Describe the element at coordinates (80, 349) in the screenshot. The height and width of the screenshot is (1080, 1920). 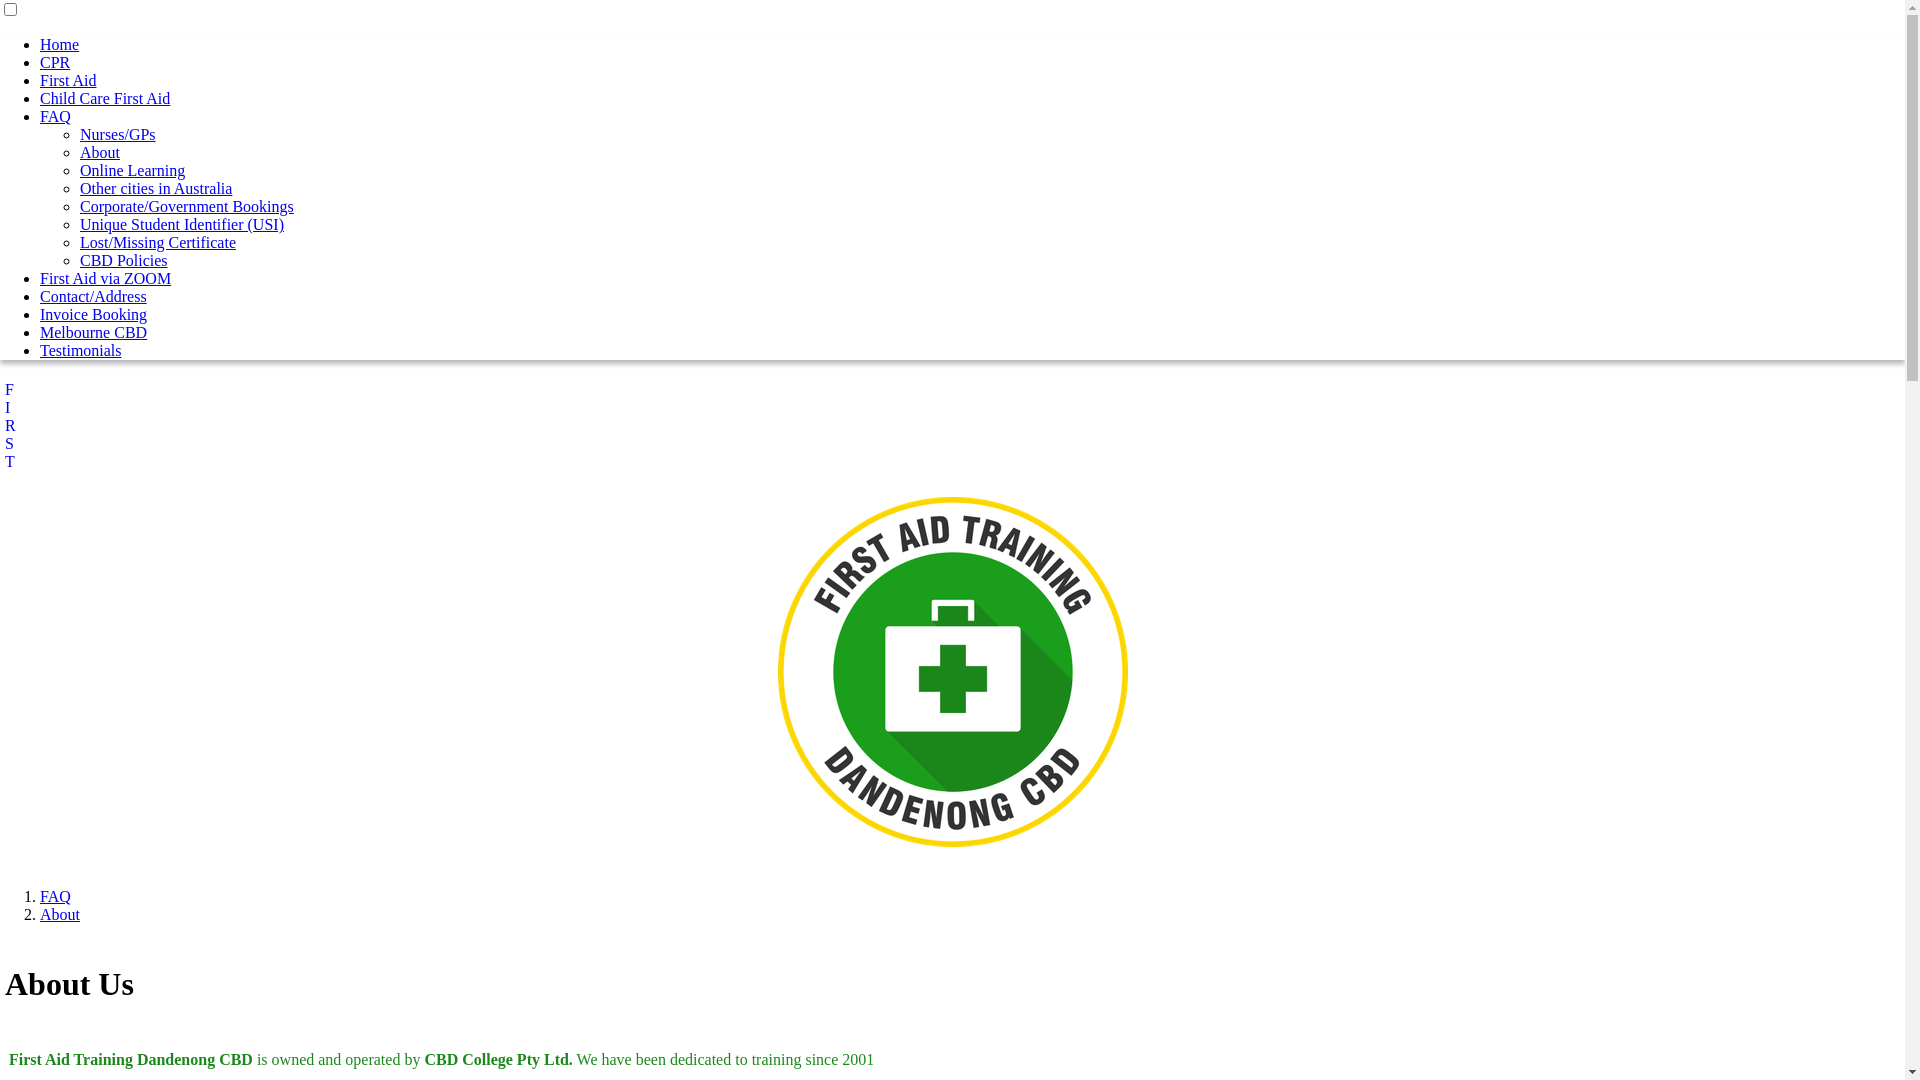
I see `'Testimonials'` at that location.